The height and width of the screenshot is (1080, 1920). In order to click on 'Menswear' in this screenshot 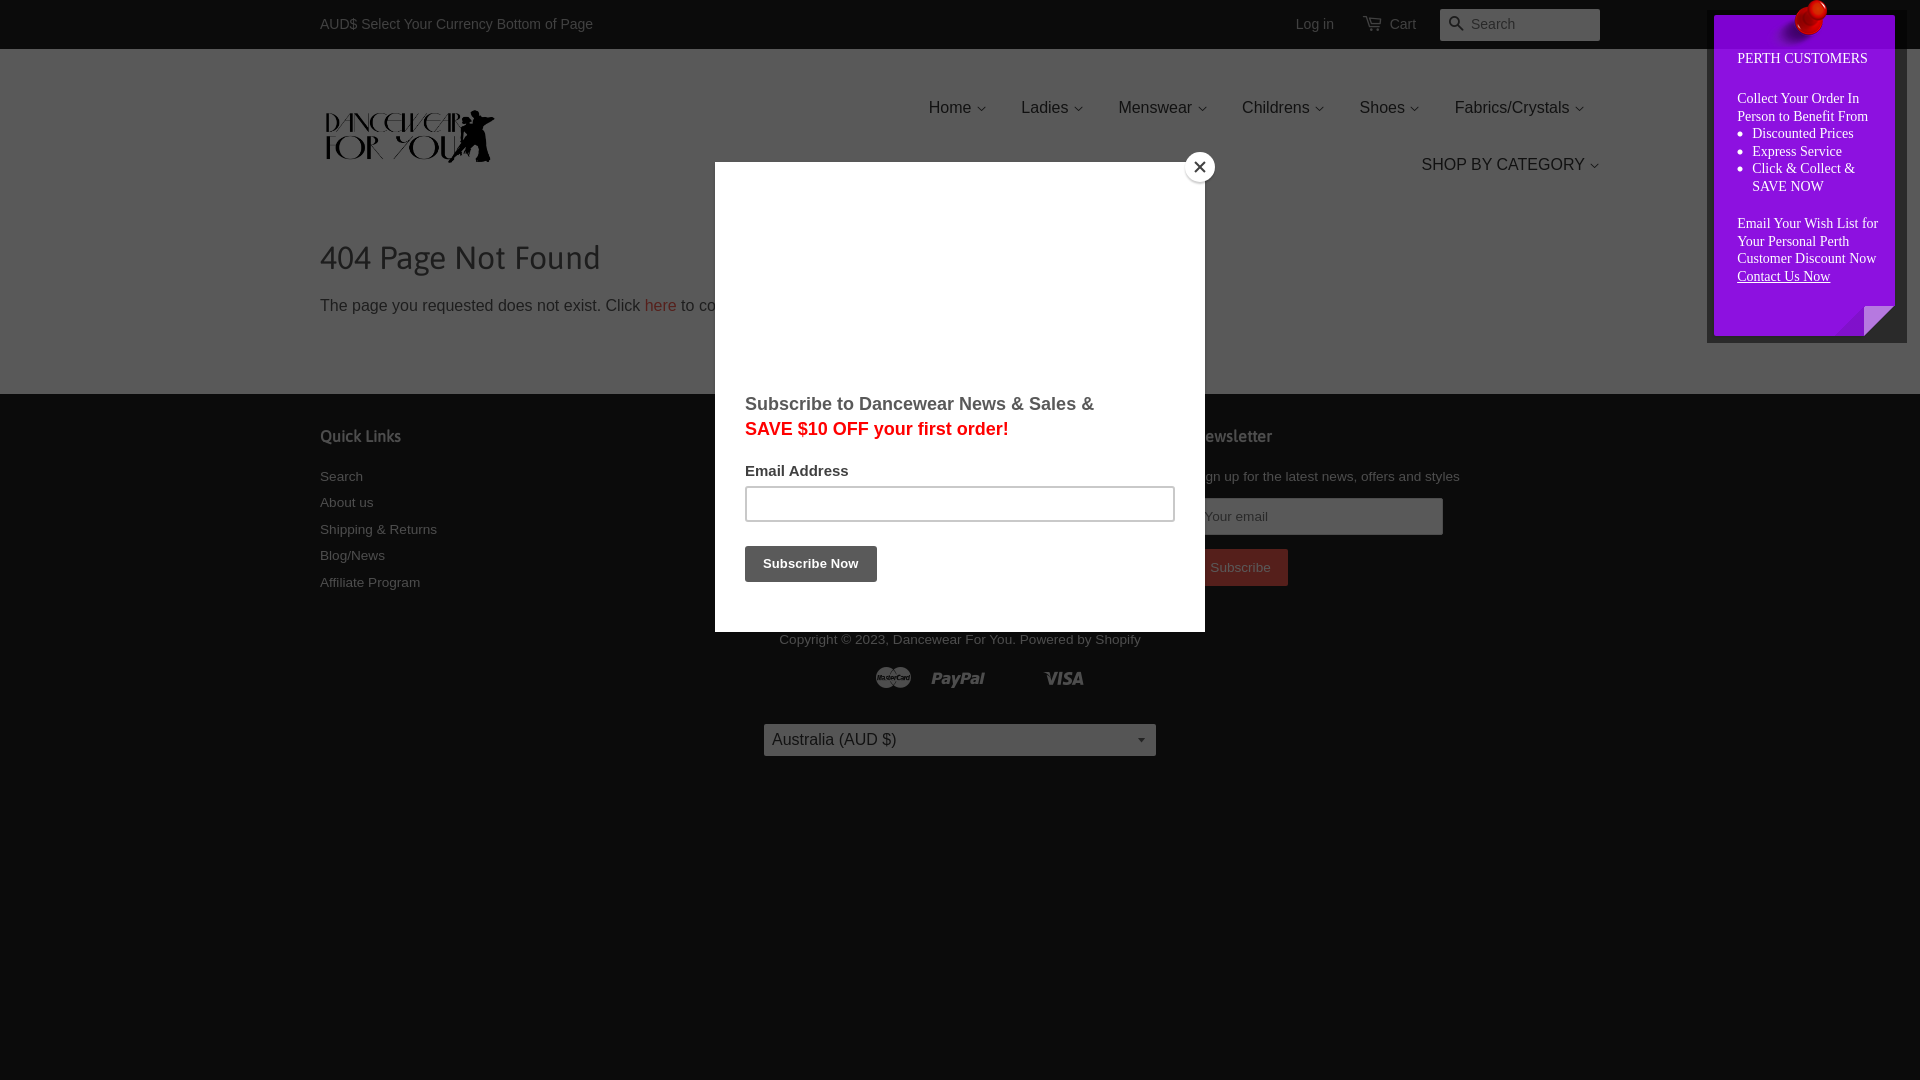, I will do `click(1162, 107)`.